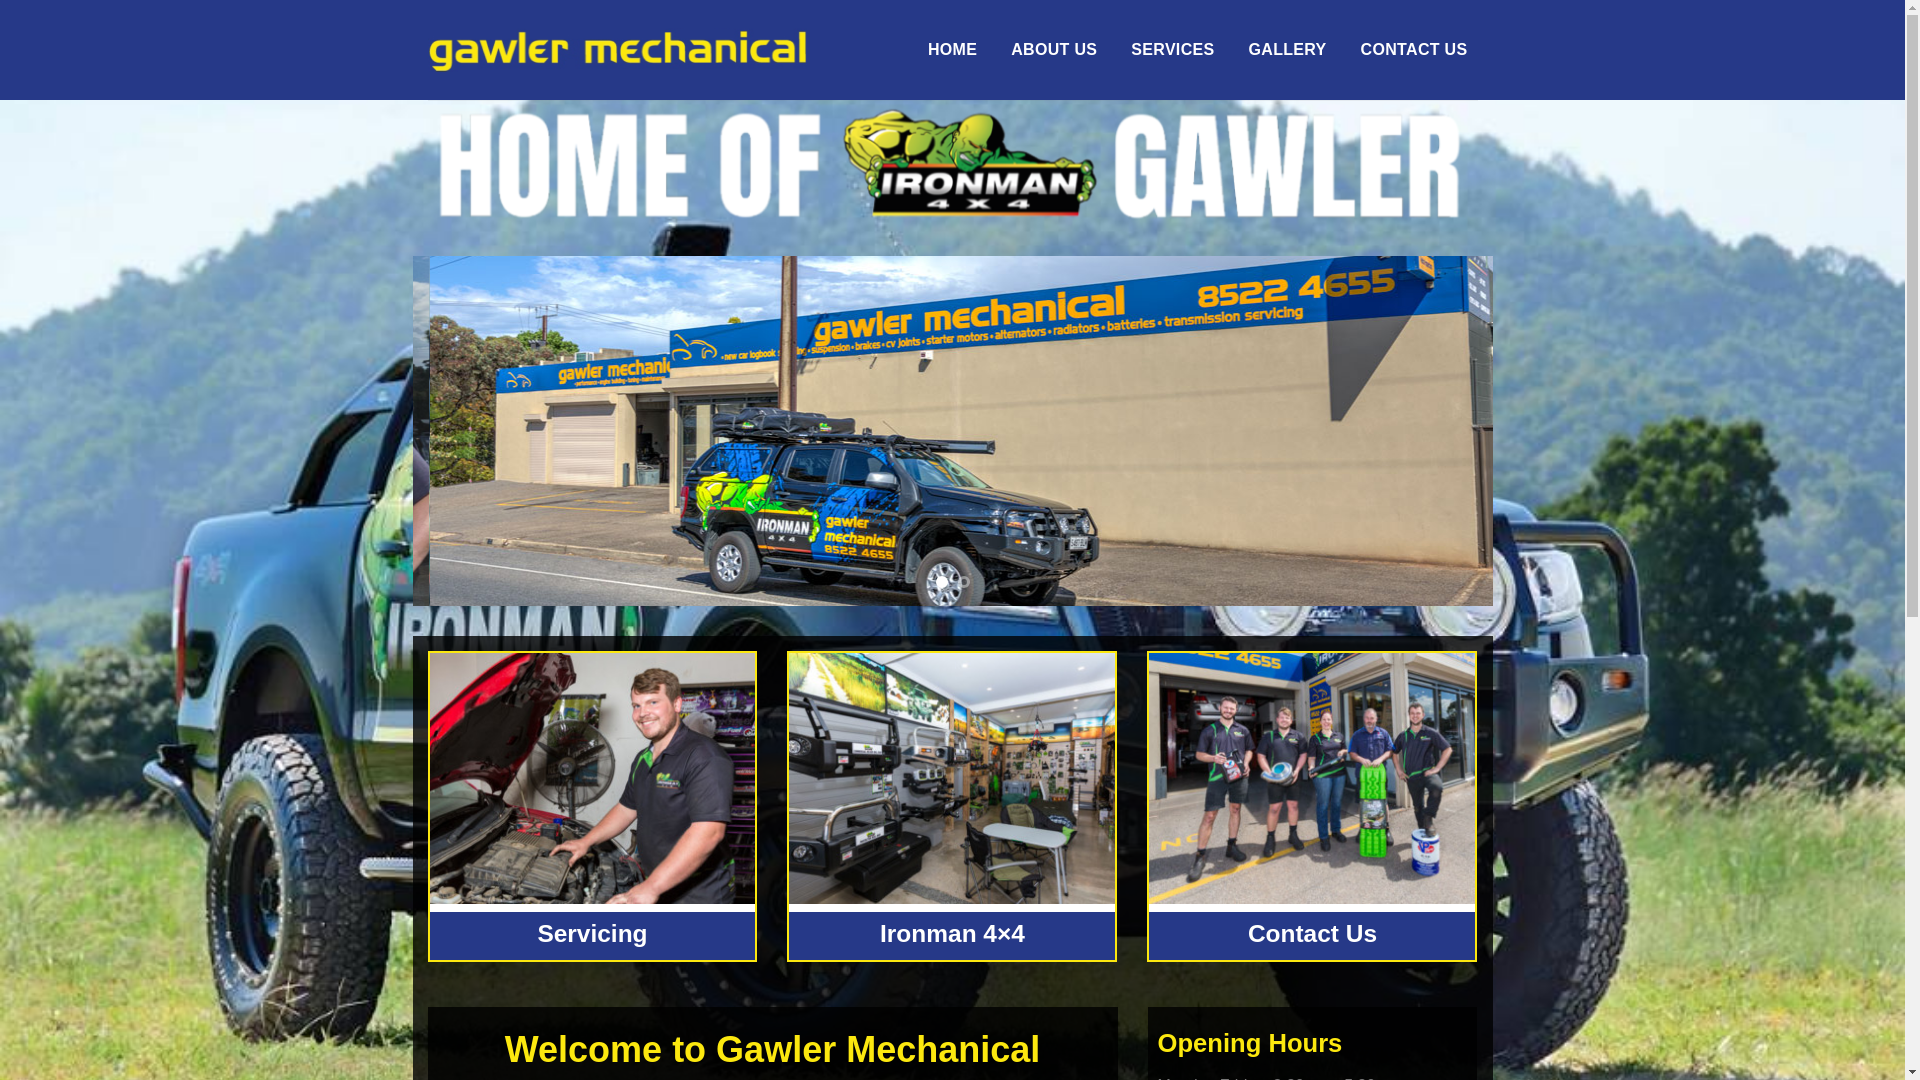  Describe the element at coordinates (1286, 49) in the screenshot. I see `'GALLERY'` at that location.